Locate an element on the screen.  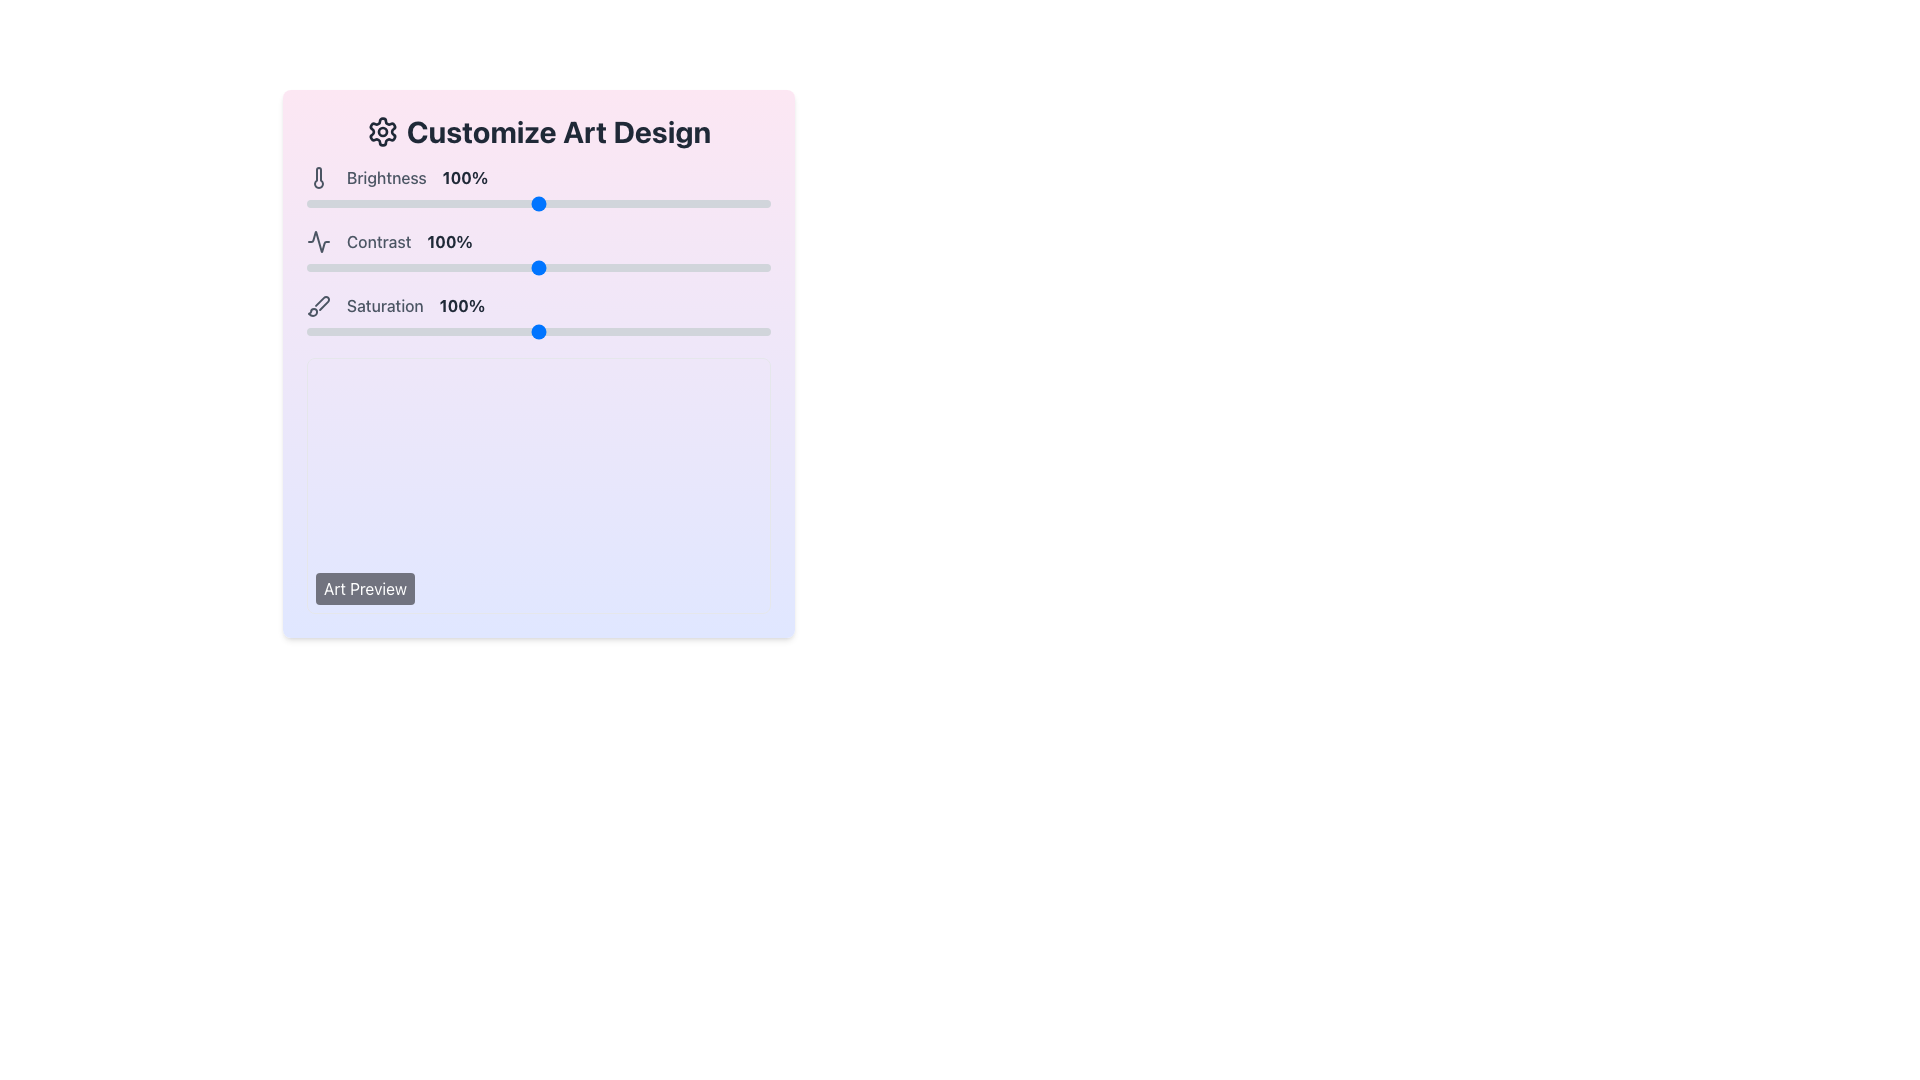
the saturation level is located at coordinates (548, 330).